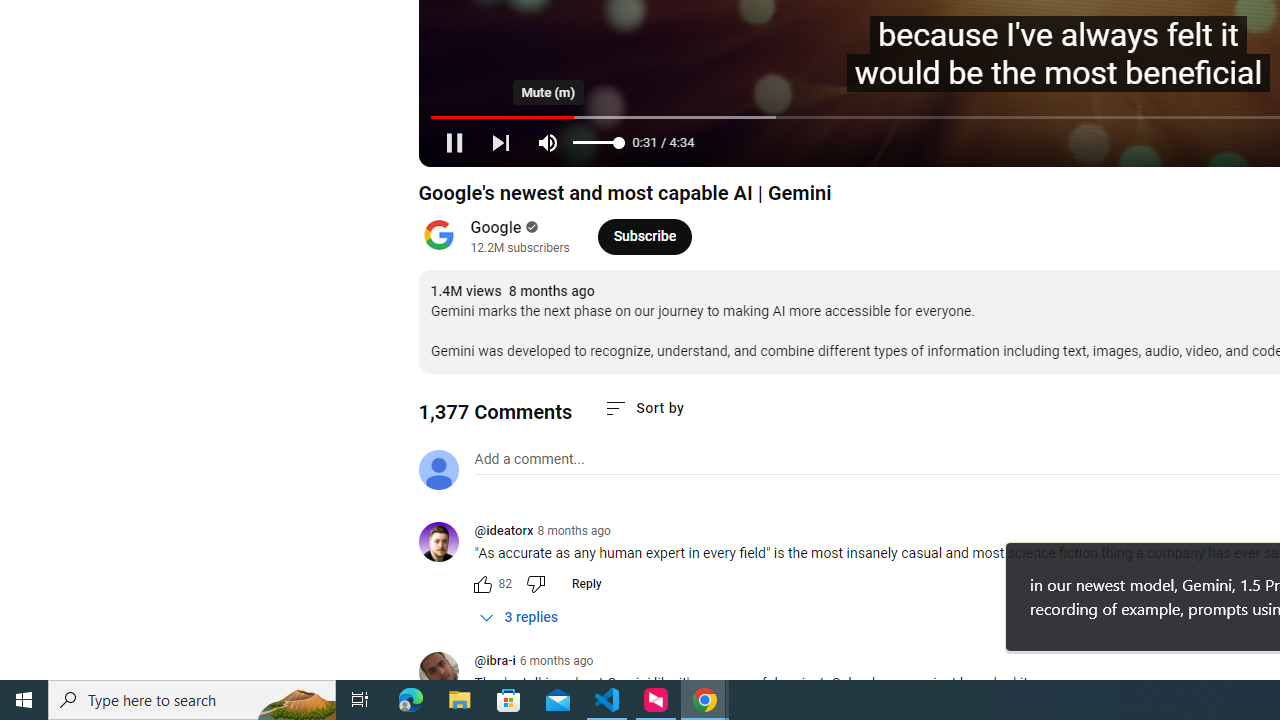 The width and height of the screenshot is (1280, 720). I want to click on 'Next (SHIFT+n)', so click(500, 141).